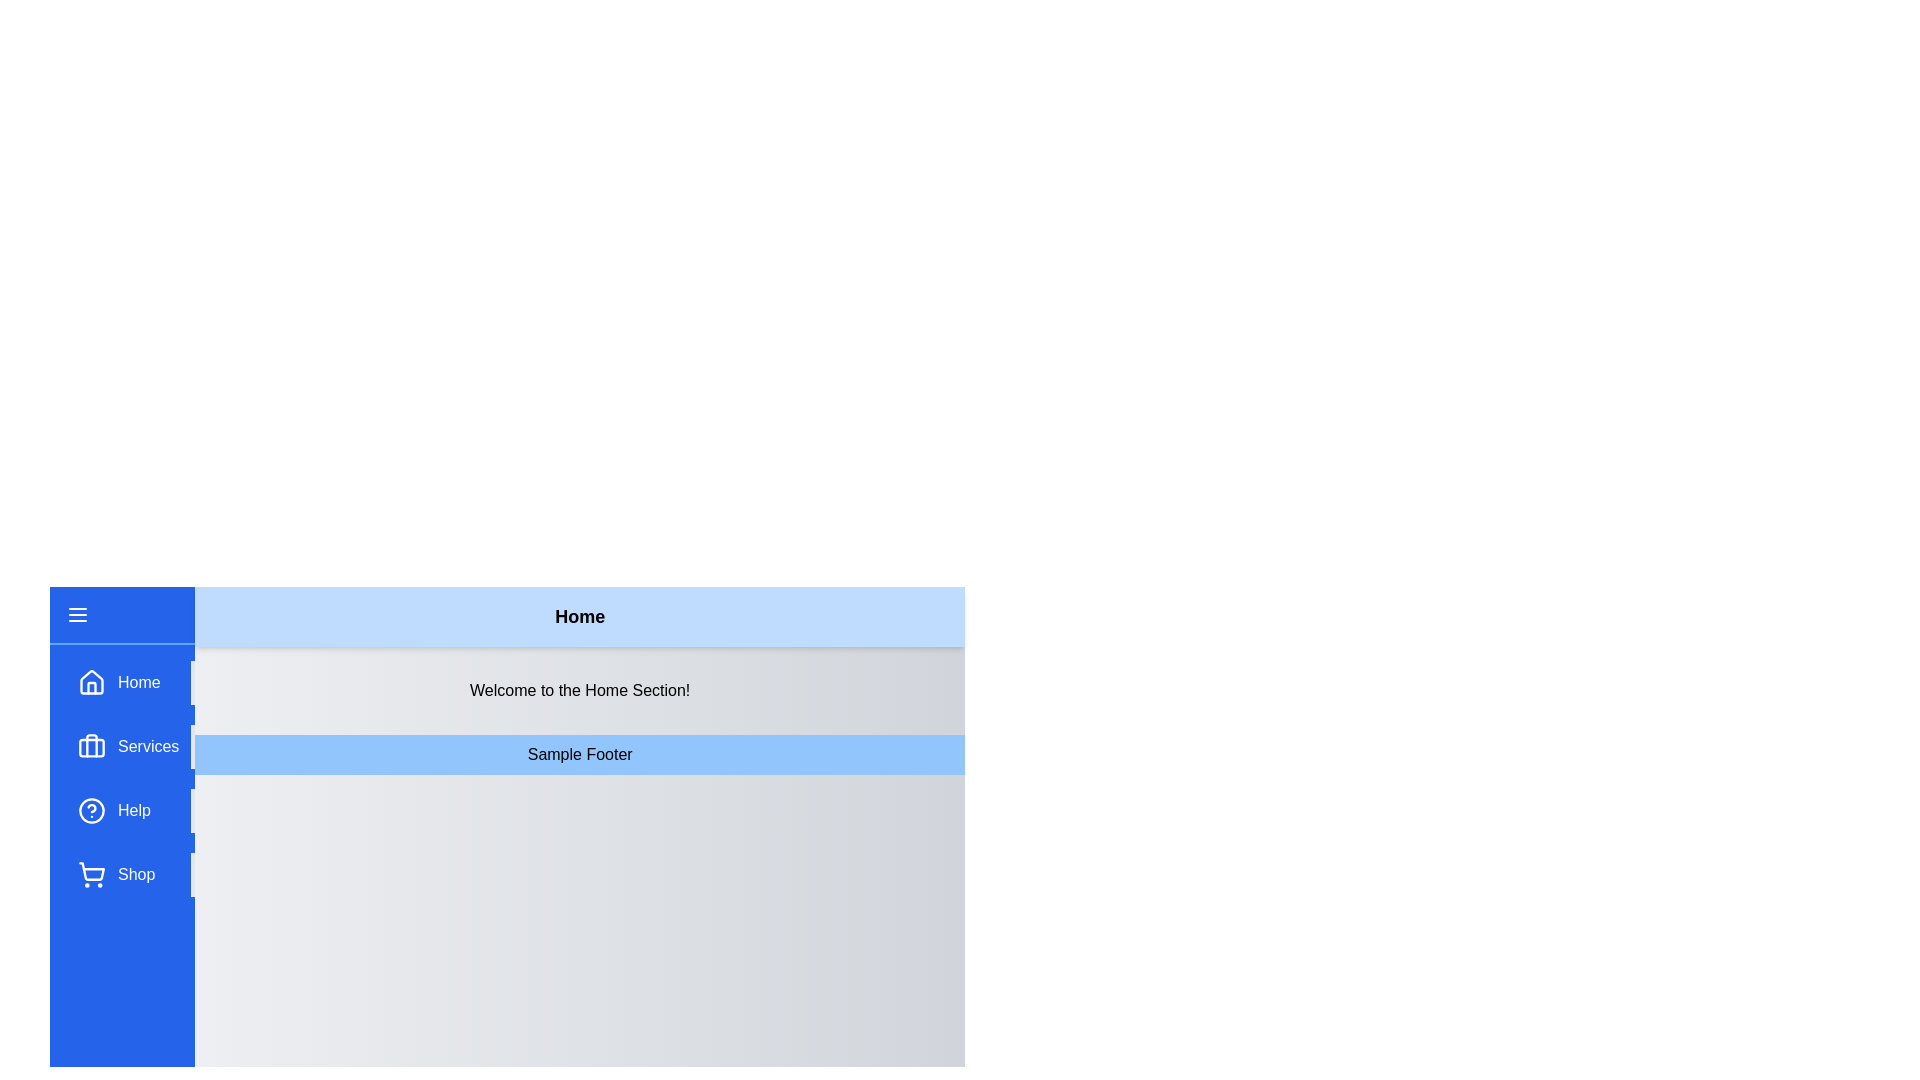  What do you see at coordinates (129, 810) in the screenshot?
I see `the blue sidebar button labeled 'Help', which is the third button in the vertical list of navigational options` at bounding box center [129, 810].